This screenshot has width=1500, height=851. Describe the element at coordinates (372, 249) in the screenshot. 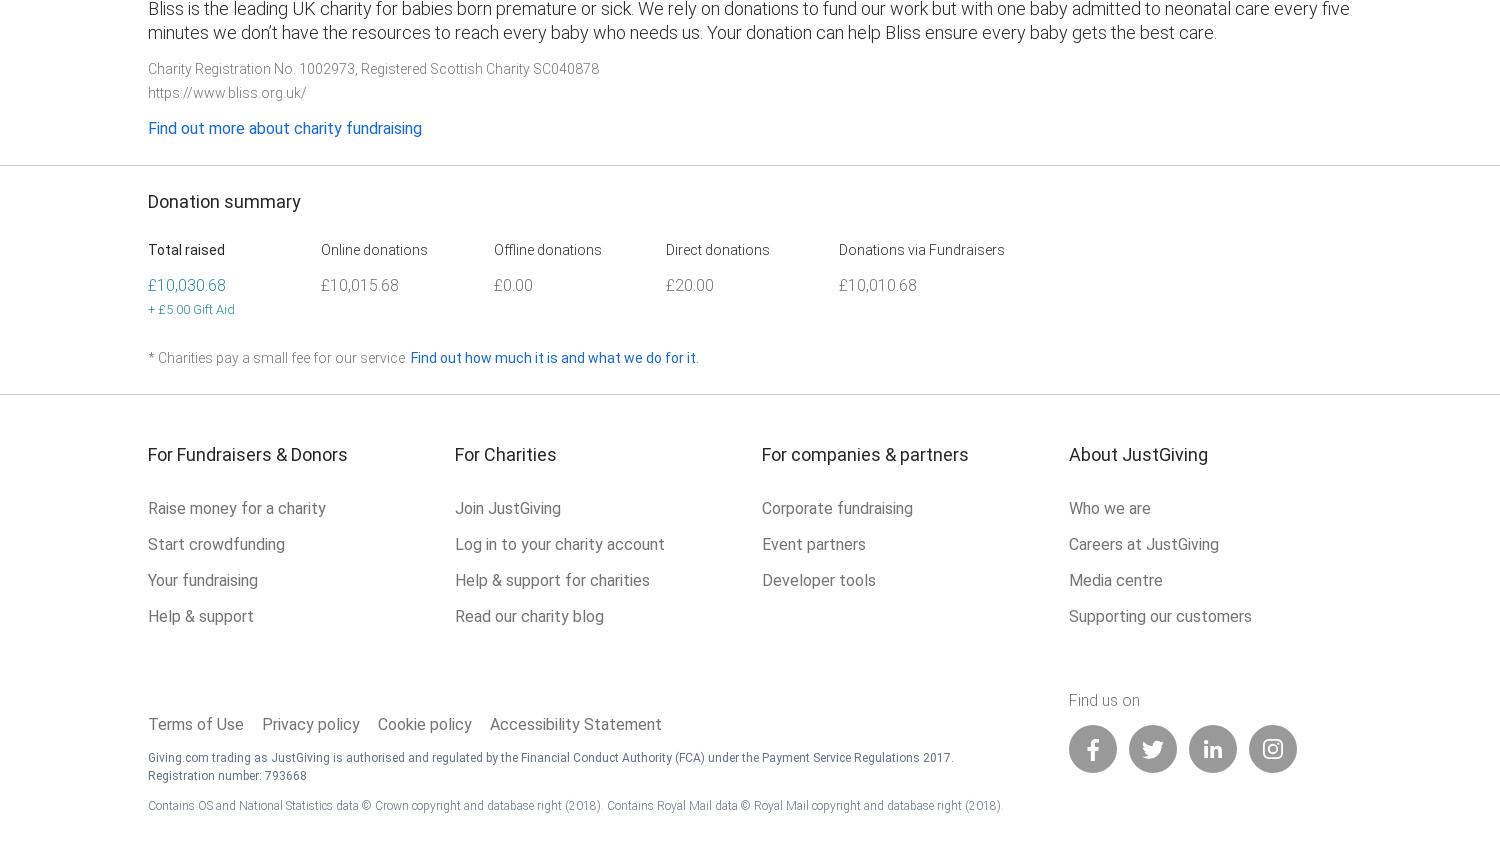

I see `'Online donations'` at that location.